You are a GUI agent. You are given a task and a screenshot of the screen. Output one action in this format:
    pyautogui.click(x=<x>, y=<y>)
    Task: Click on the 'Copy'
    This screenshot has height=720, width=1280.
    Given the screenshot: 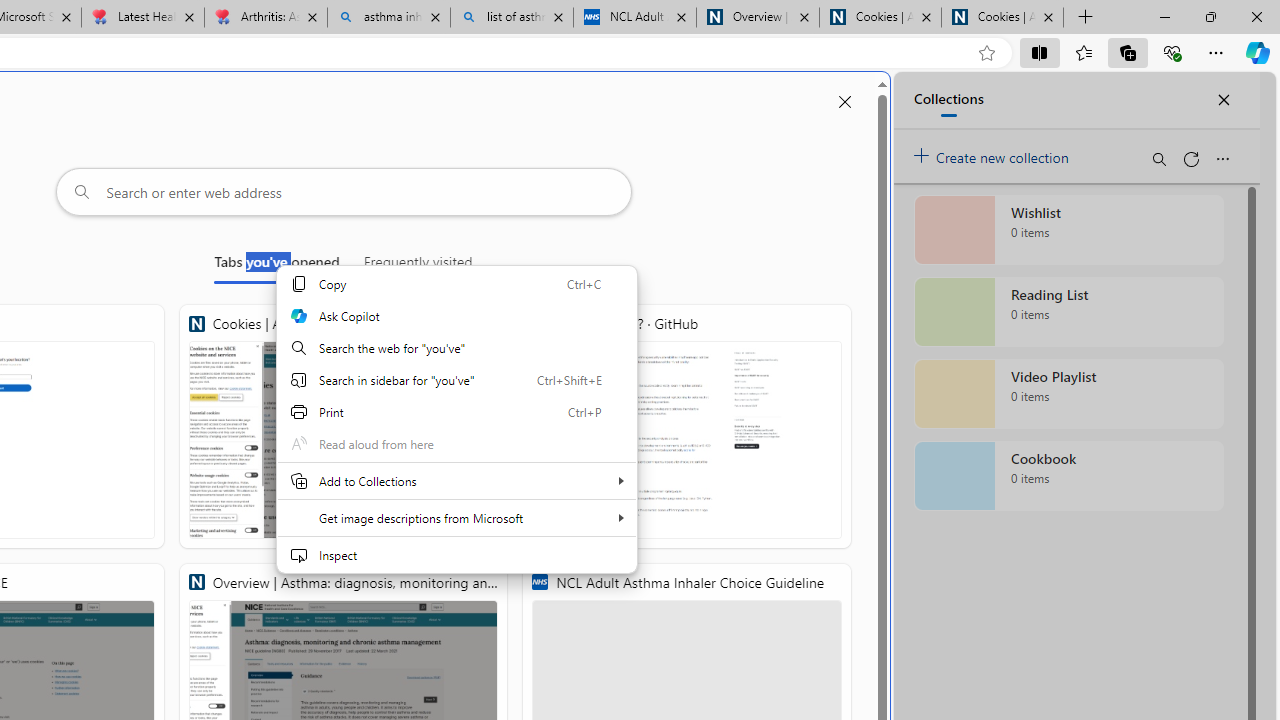 What is the action you would take?
    pyautogui.click(x=455, y=284)
    